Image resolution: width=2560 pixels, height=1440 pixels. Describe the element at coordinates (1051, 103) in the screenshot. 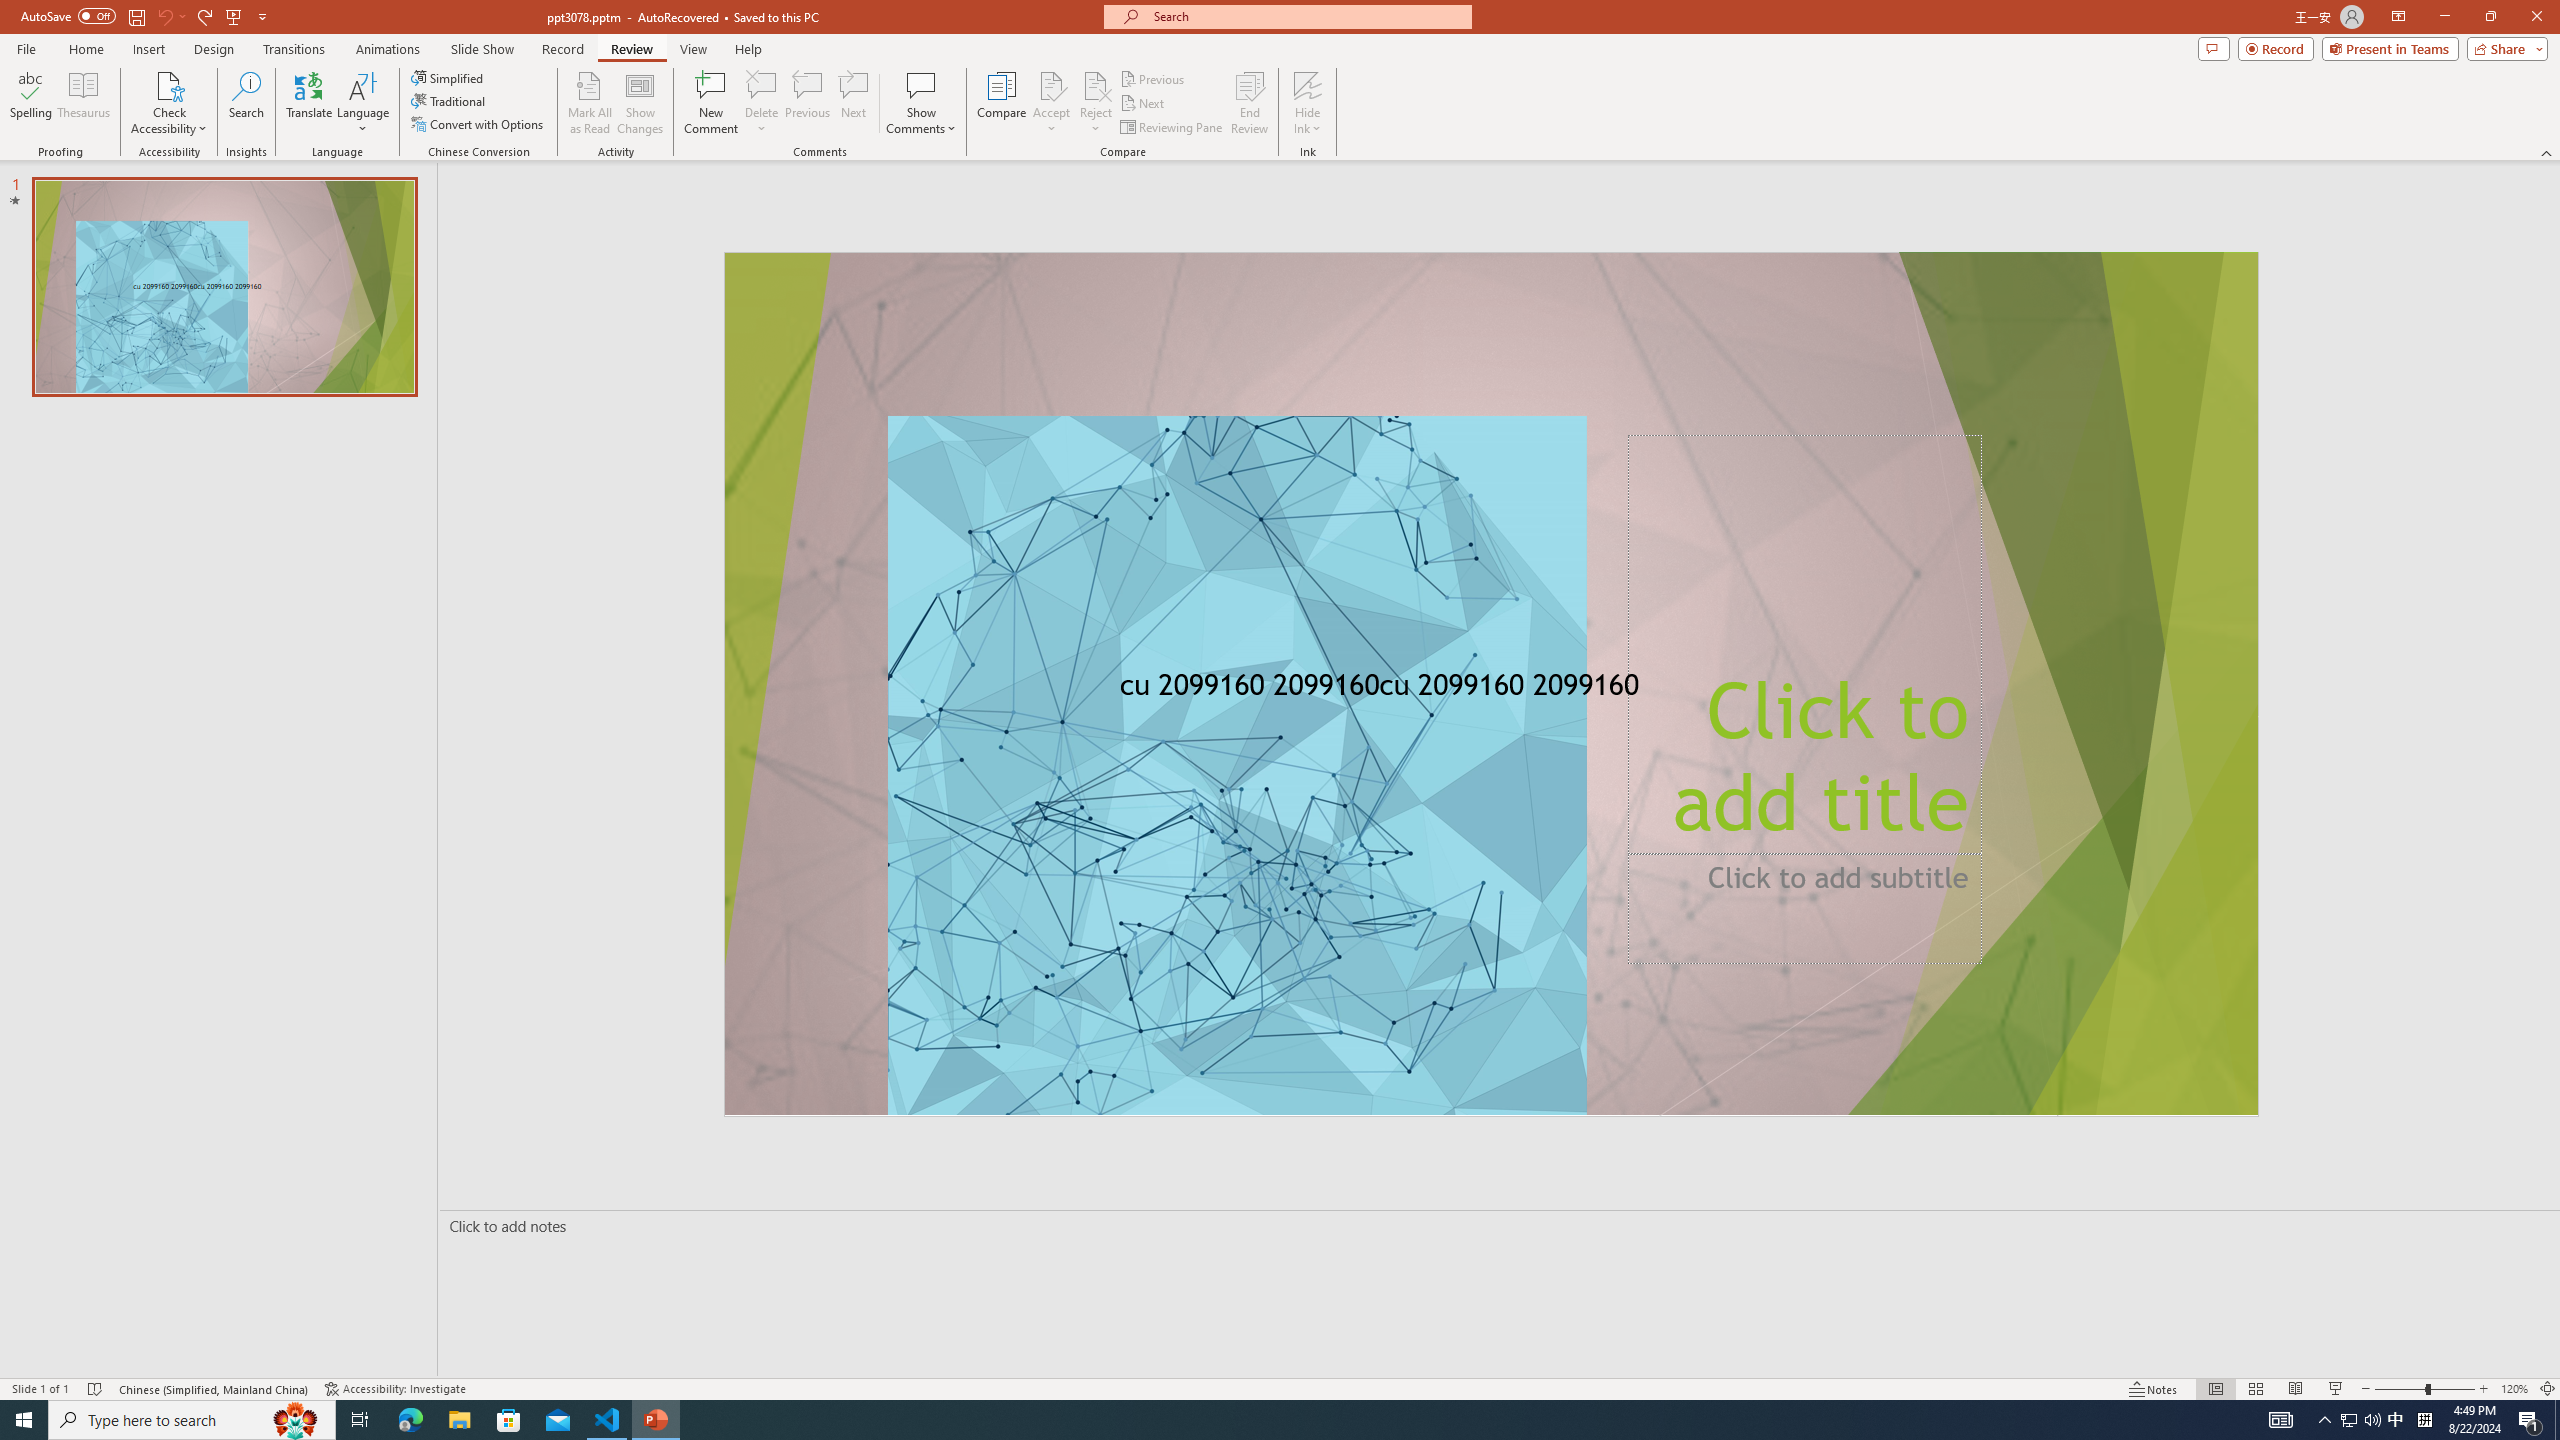

I see `'Accept'` at that location.